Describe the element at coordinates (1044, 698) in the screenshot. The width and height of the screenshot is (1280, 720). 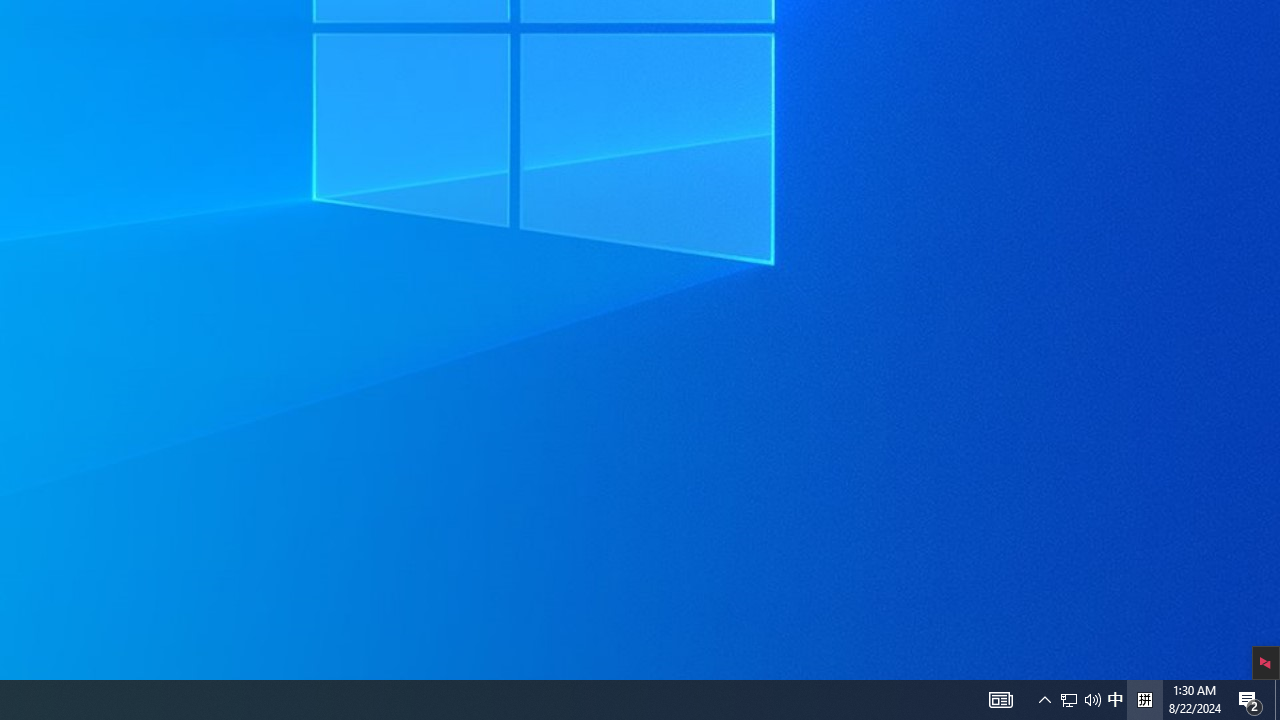
I see `'Notification Chevron'` at that location.